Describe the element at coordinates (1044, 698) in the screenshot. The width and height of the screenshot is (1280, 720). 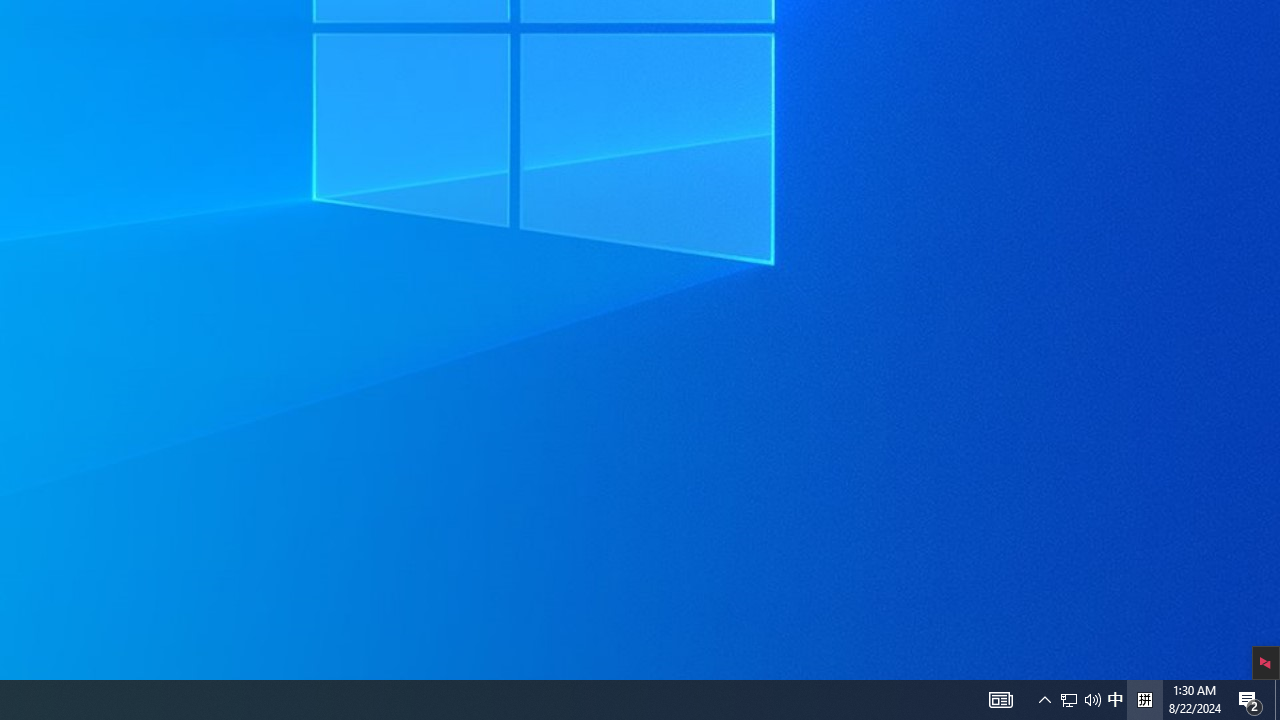
I see `'Notification Chevron'` at that location.